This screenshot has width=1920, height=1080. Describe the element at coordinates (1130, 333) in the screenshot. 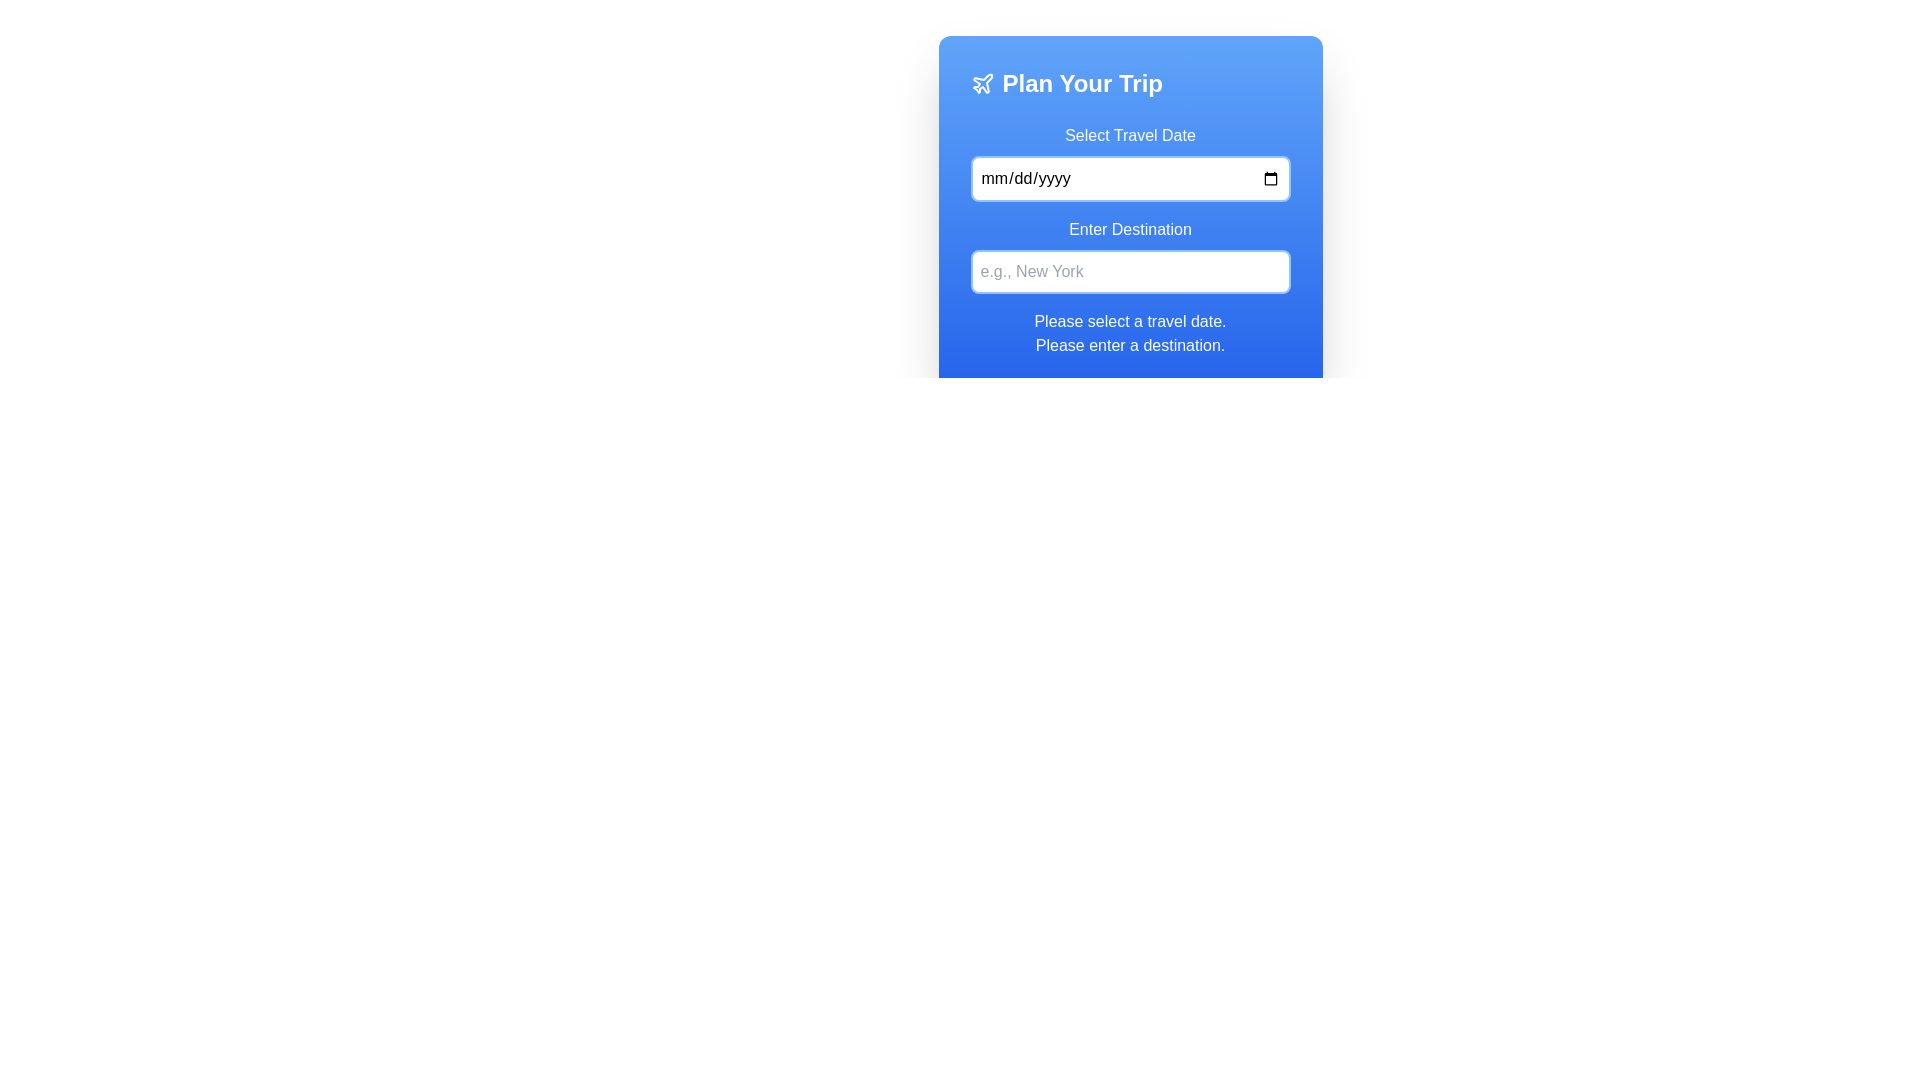

I see `the guidance or error message text located at the bottom of the 'Plan Your Trip' card, below the input fields for 'Enter Destination'` at that location.